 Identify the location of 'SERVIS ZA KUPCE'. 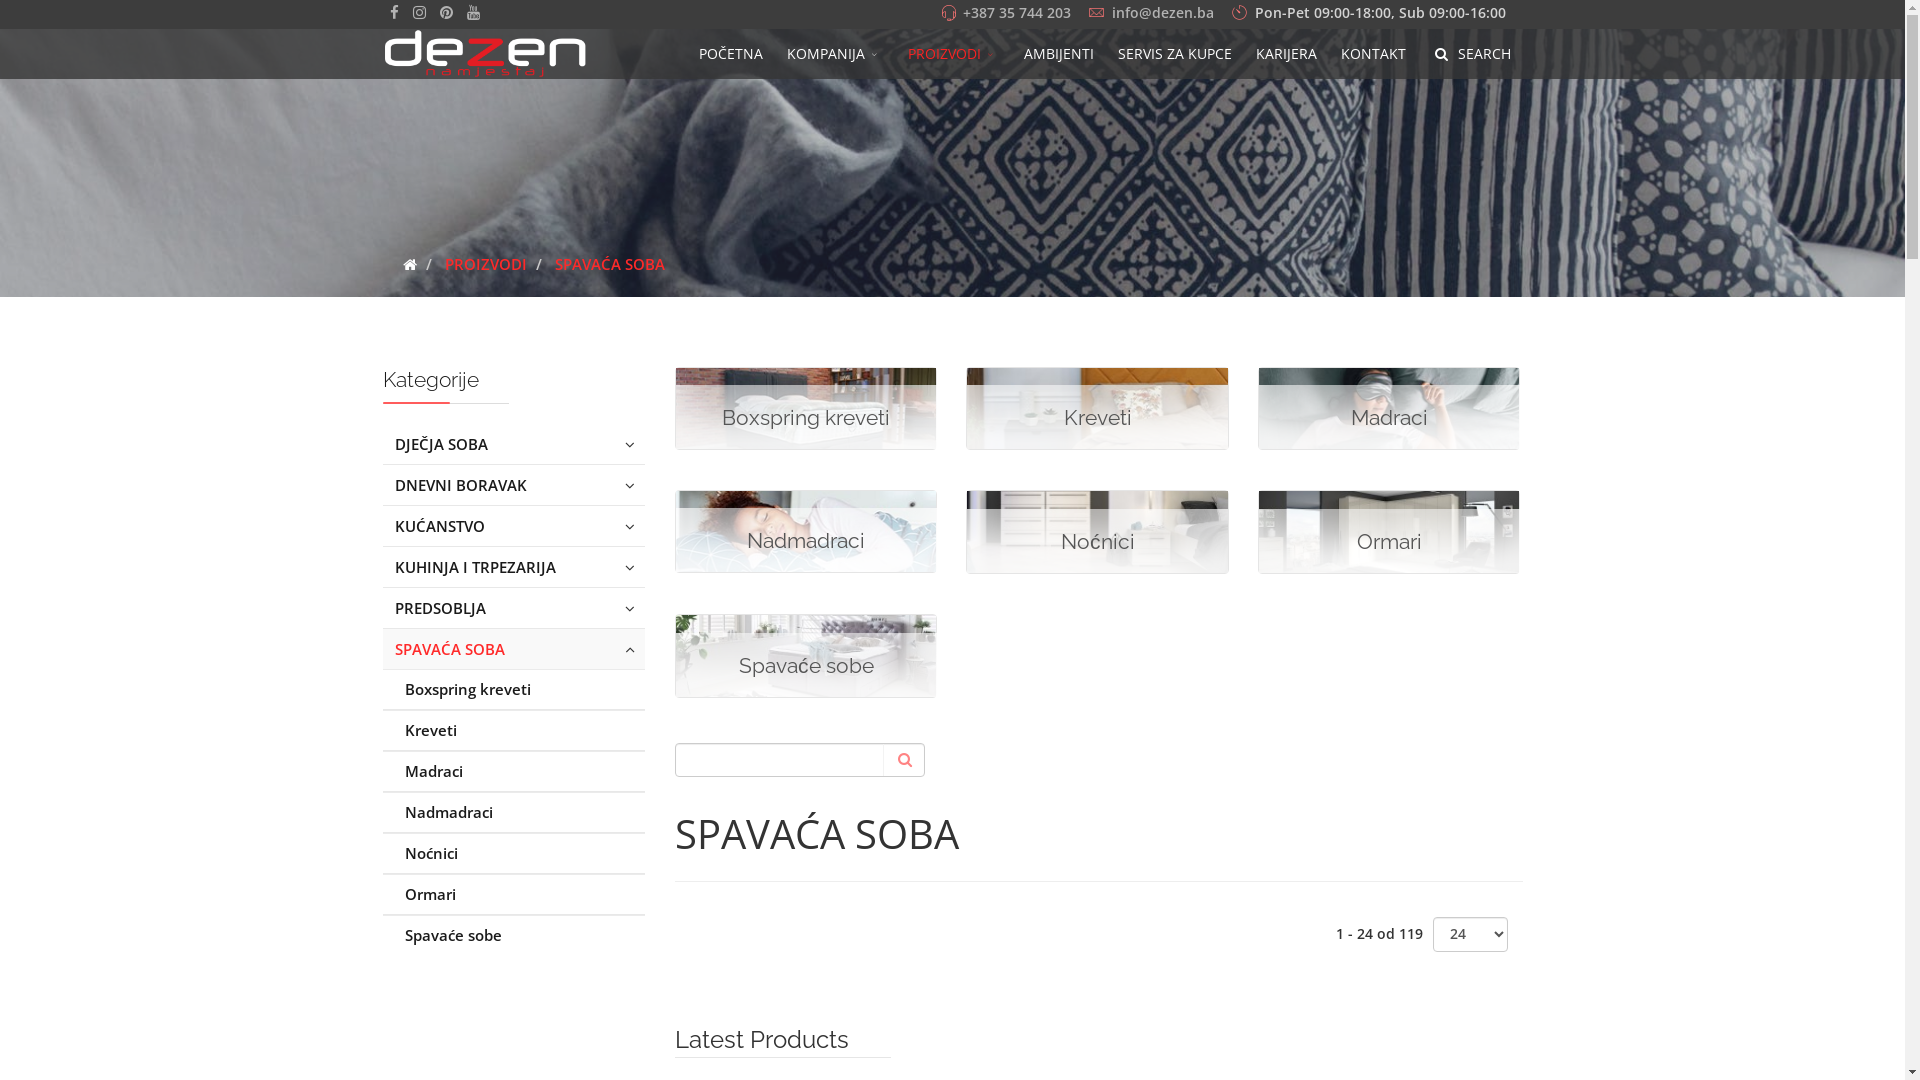
(1175, 53).